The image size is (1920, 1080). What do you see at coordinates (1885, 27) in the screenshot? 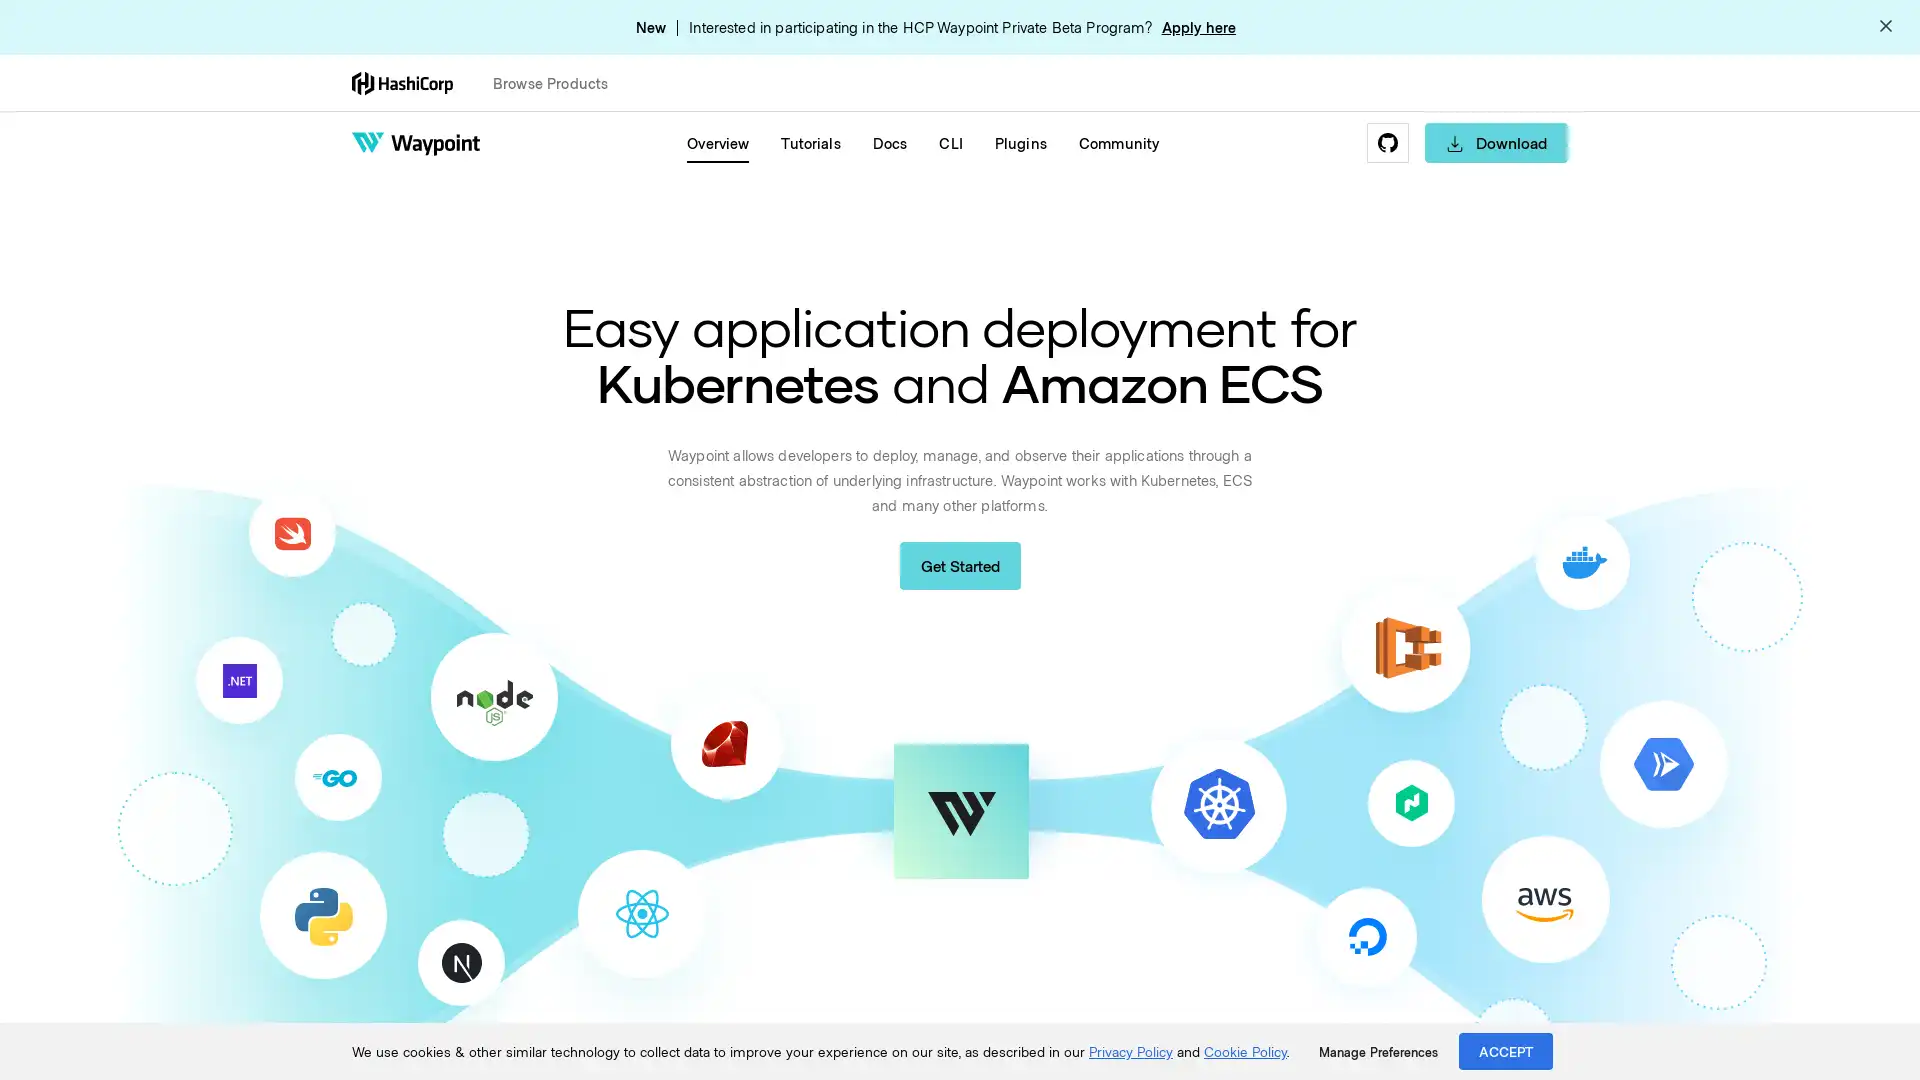
I see `Dismiss alert` at bounding box center [1885, 27].